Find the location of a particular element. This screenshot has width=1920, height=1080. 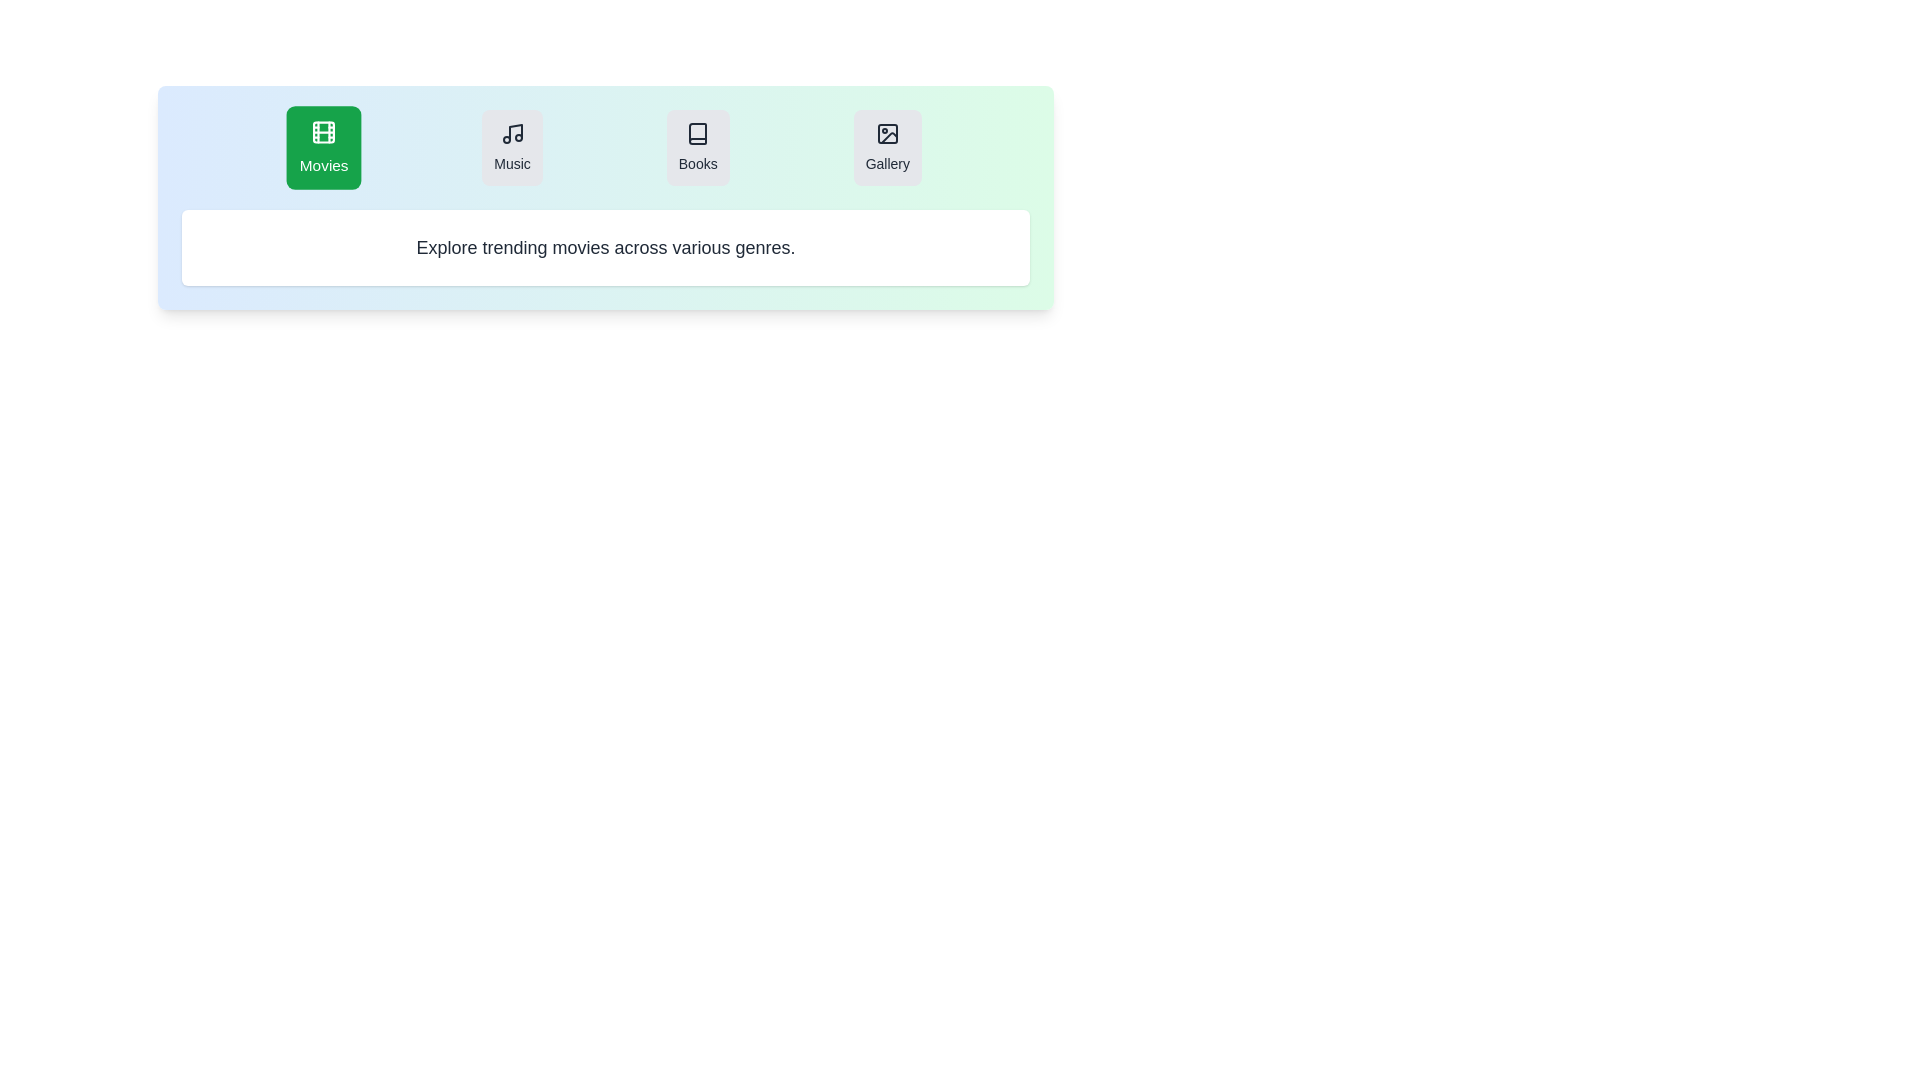

the Music tab is located at coordinates (512, 146).